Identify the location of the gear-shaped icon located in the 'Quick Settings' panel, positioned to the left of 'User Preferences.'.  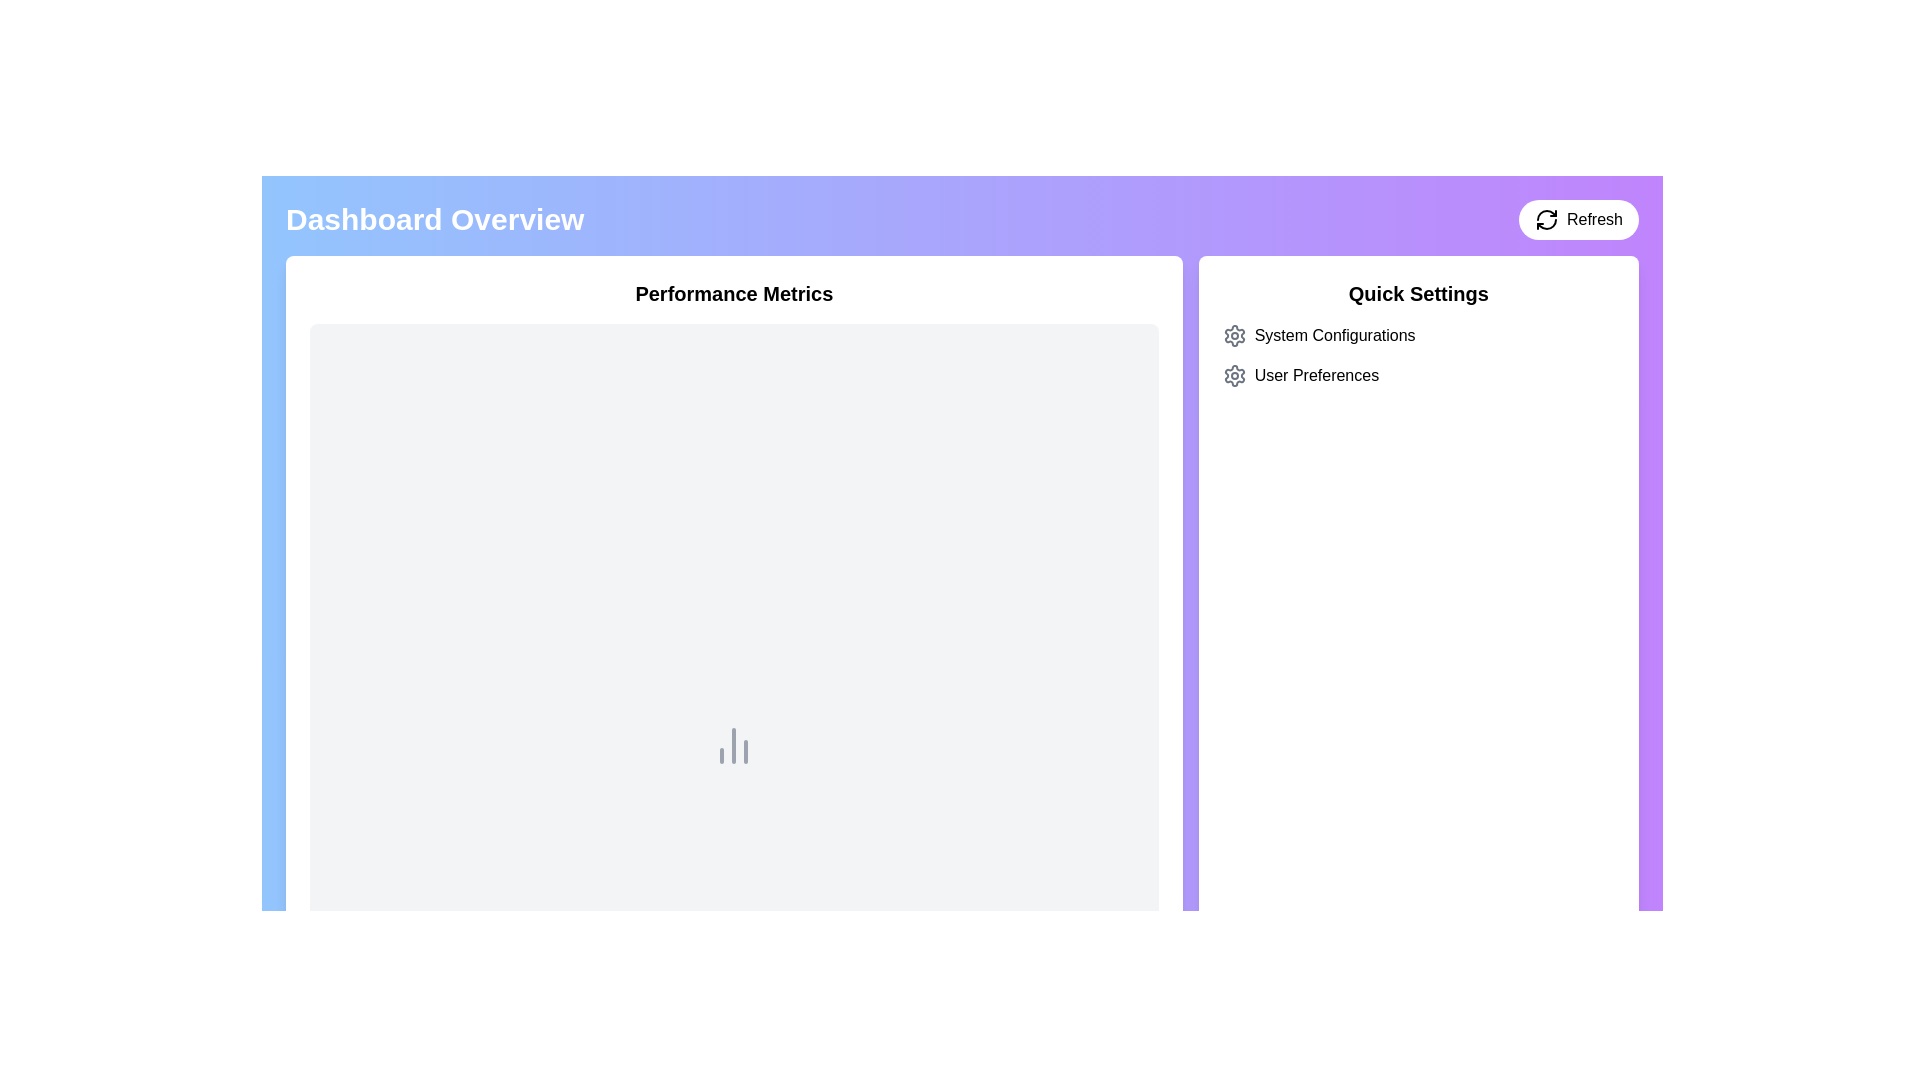
(1233, 334).